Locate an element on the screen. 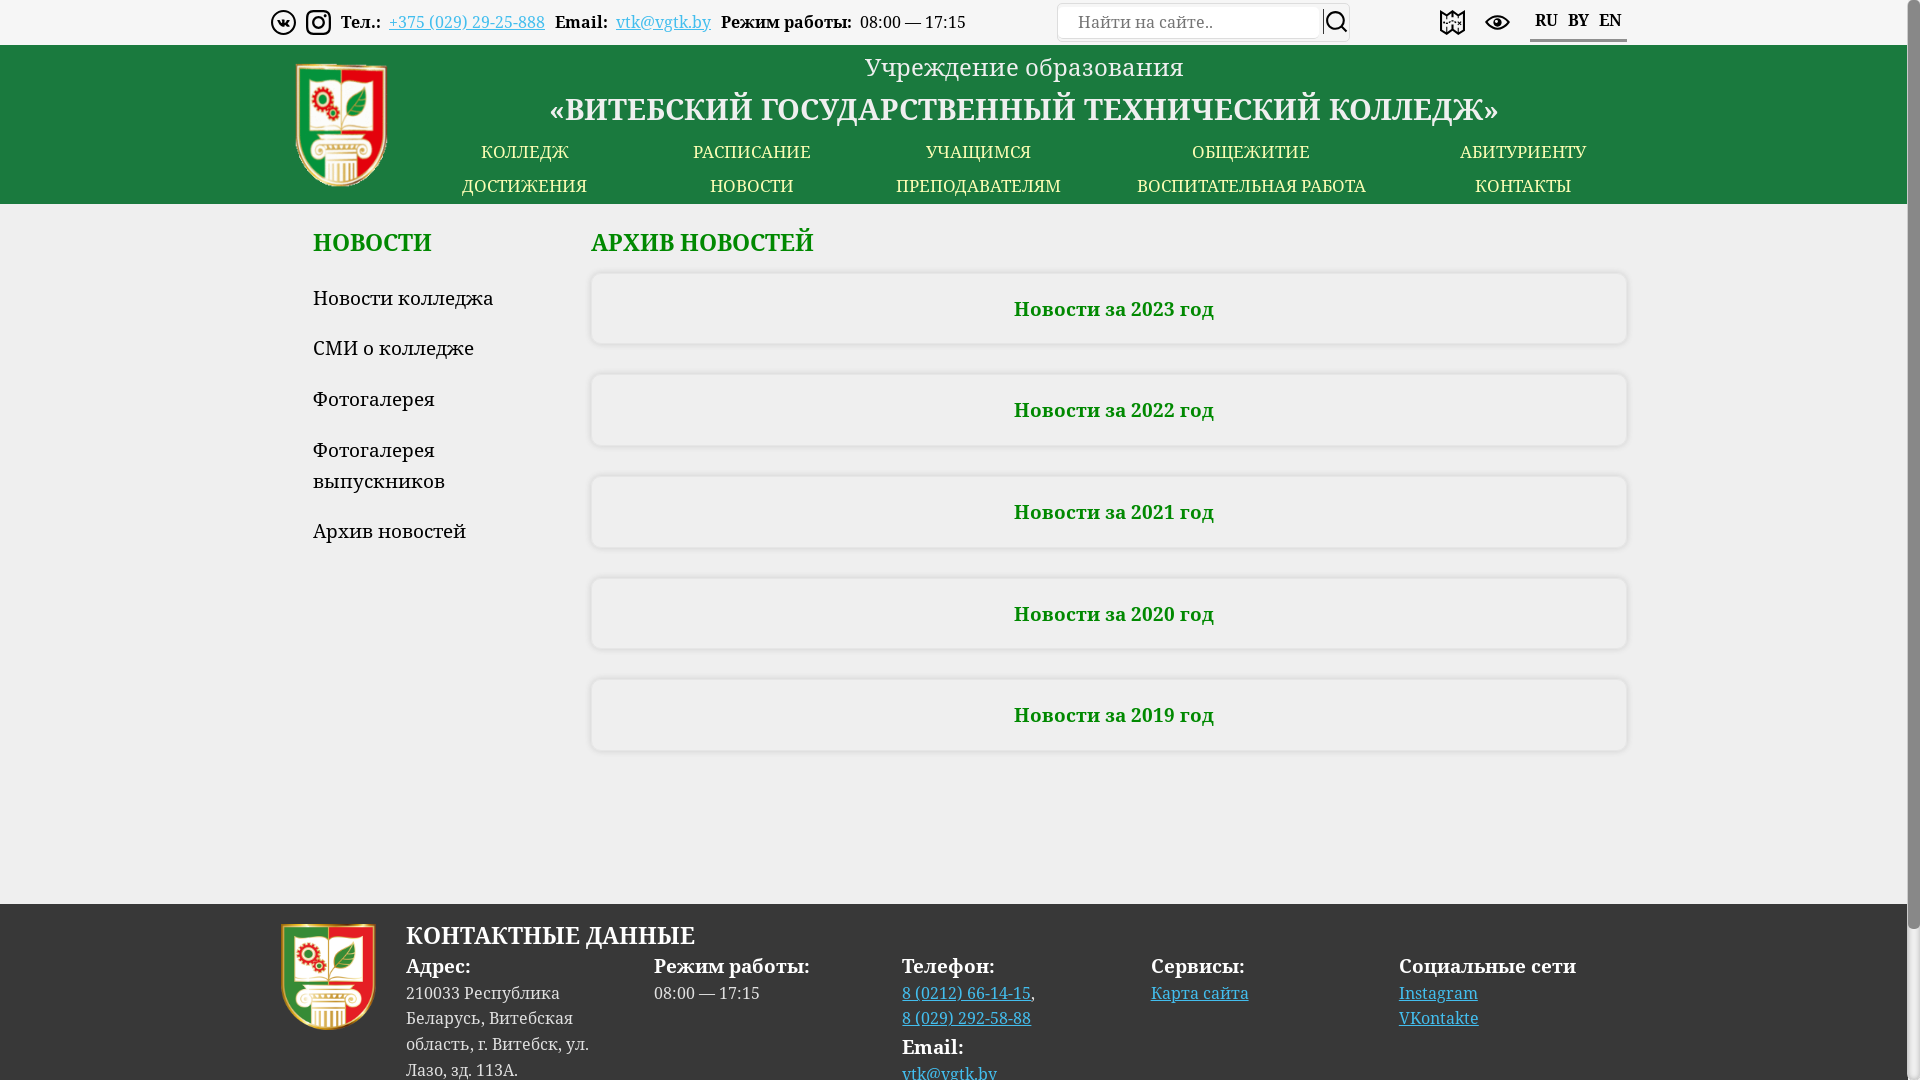 This screenshot has width=1920, height=1080. 'Instagram' is located at coordinates (1437, 992).